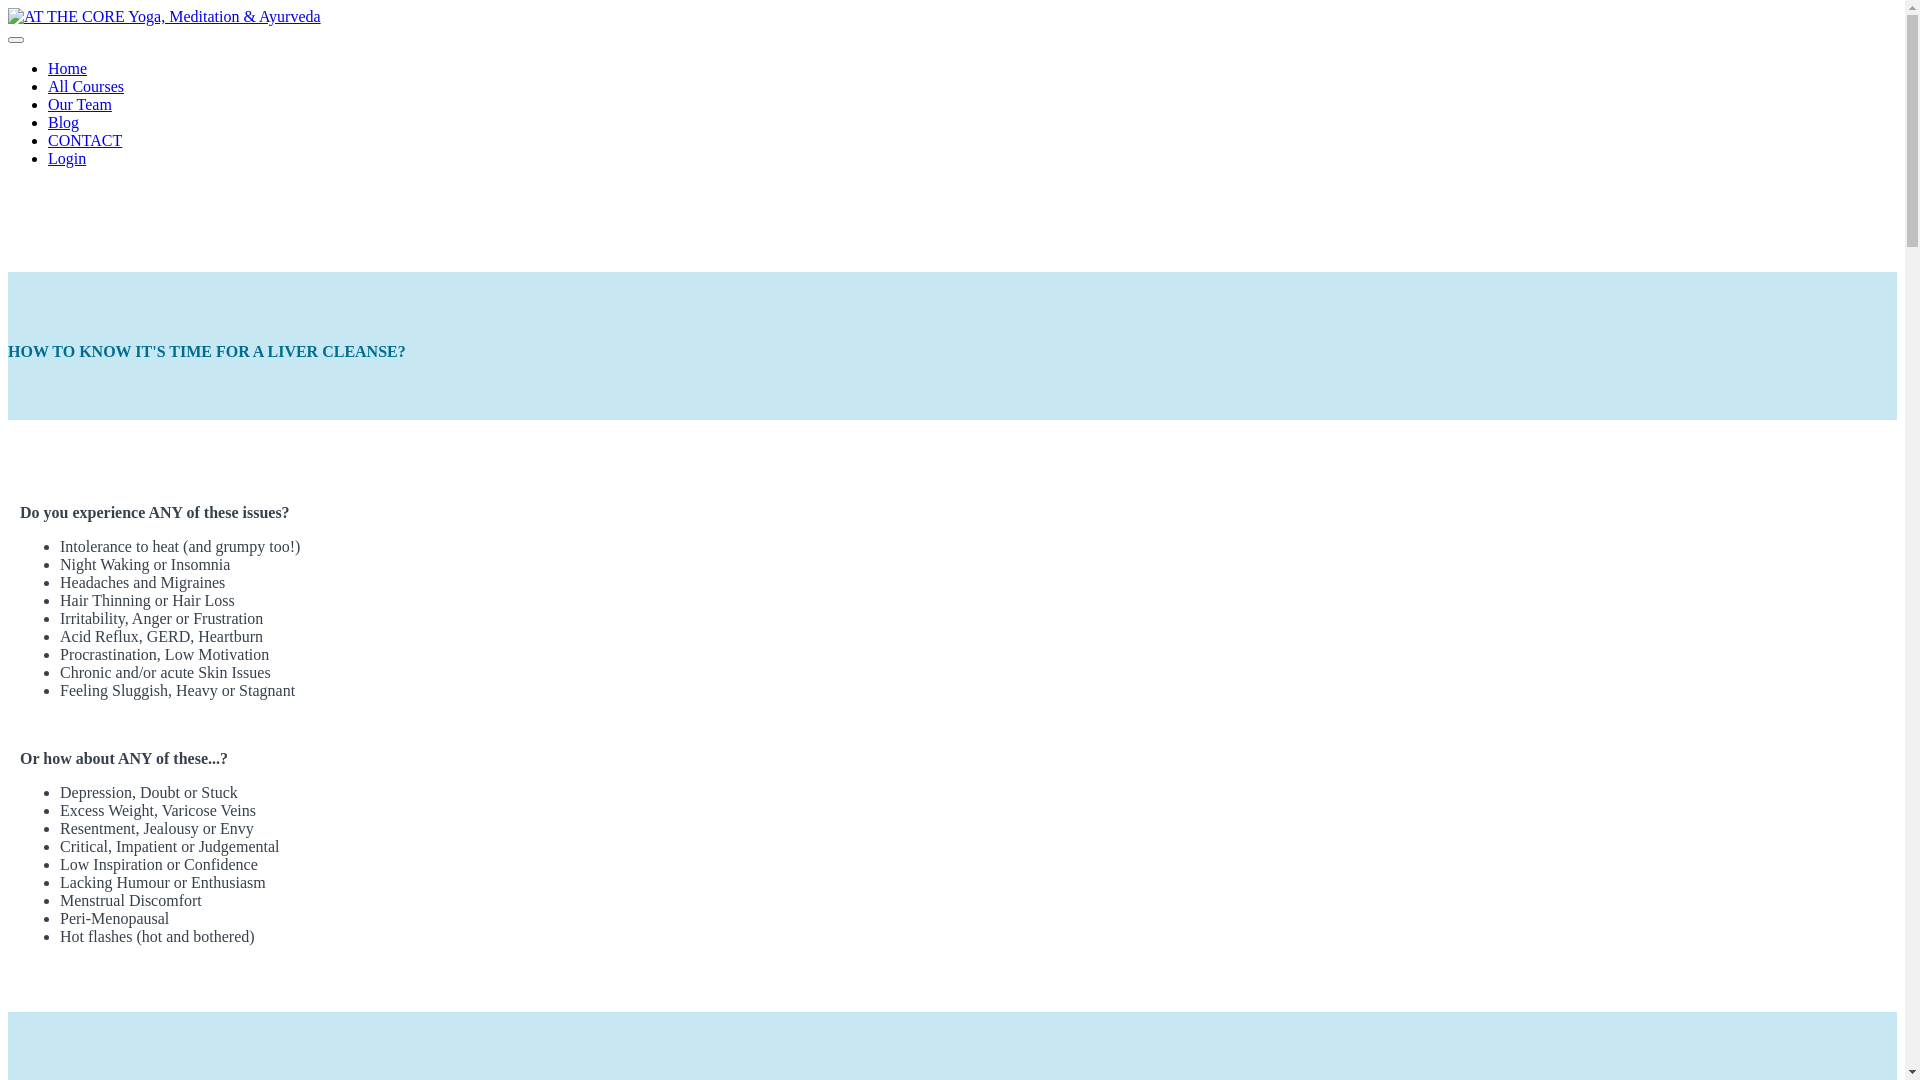 The image size is (1920, 1080). I want to click on 'CONTACT', so click(84, 139).